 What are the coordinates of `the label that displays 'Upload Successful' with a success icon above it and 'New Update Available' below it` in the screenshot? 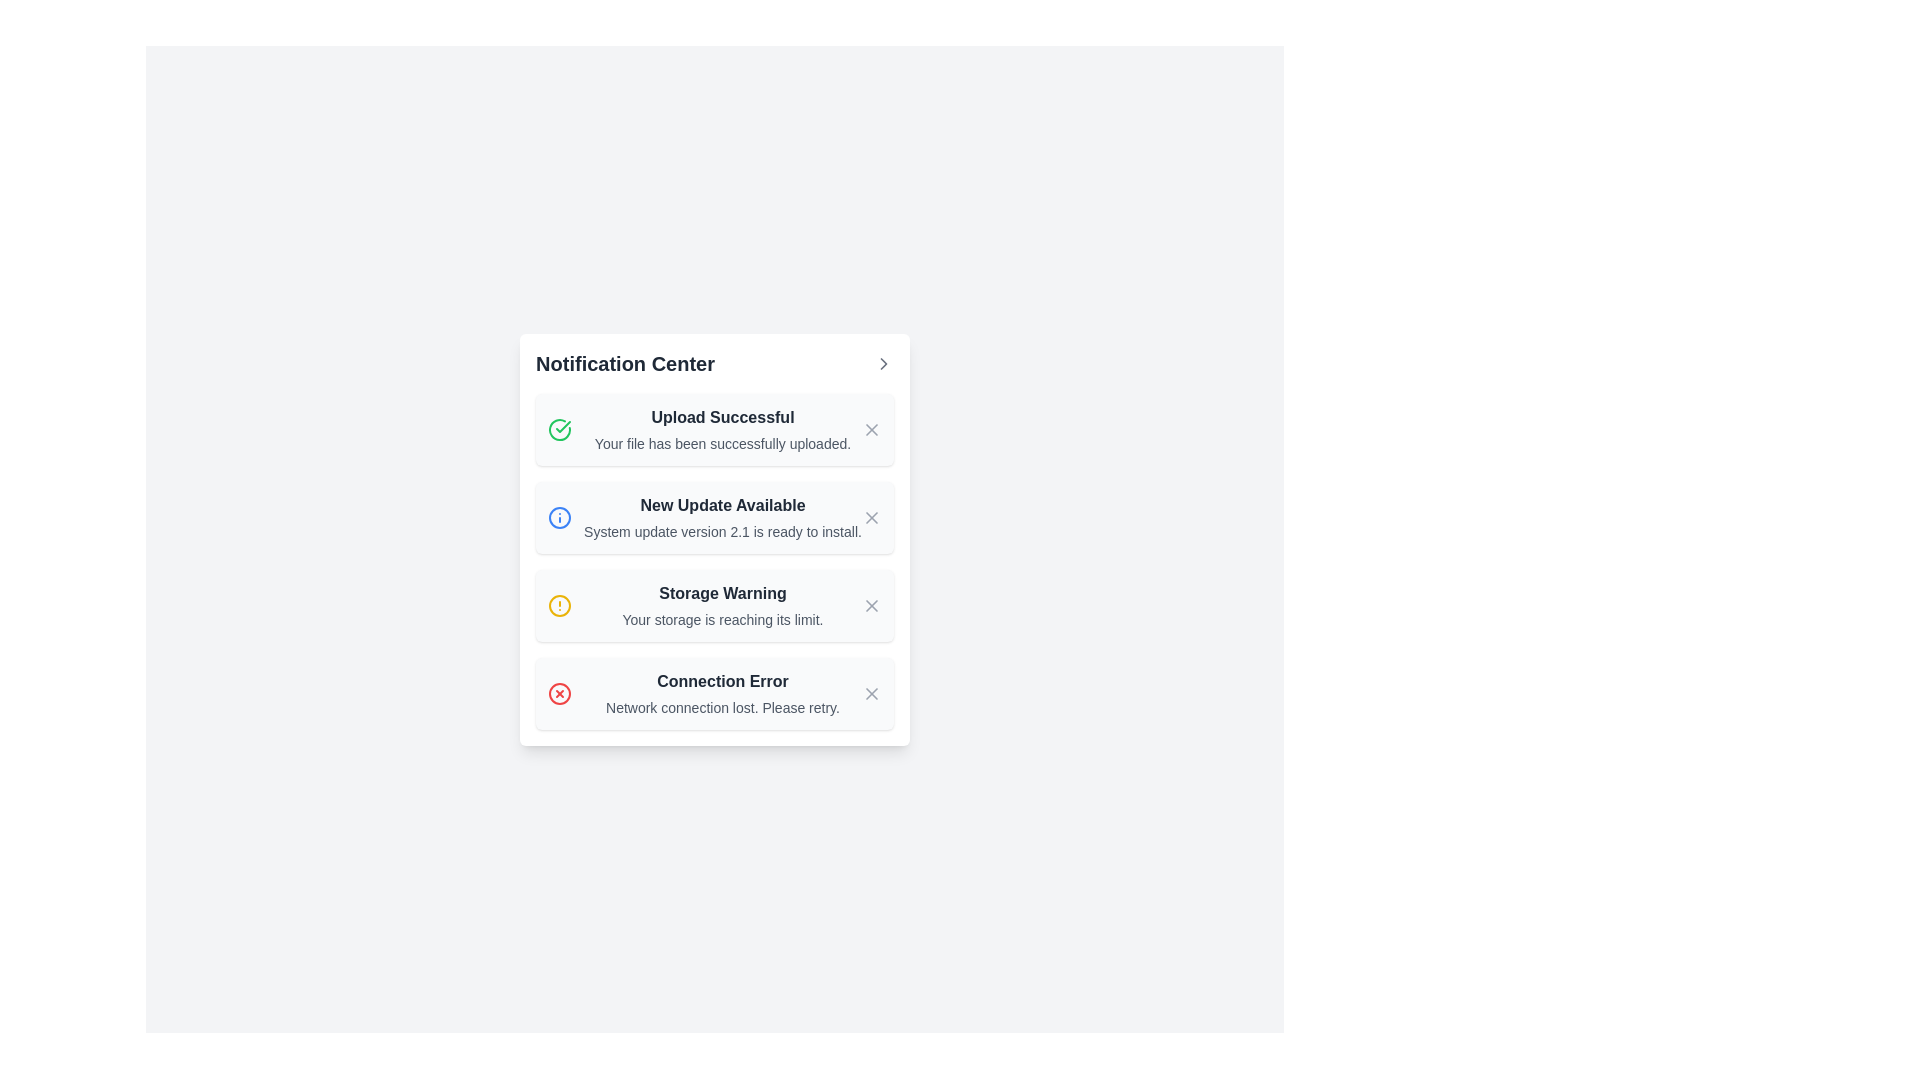 It's located at (722, 428).